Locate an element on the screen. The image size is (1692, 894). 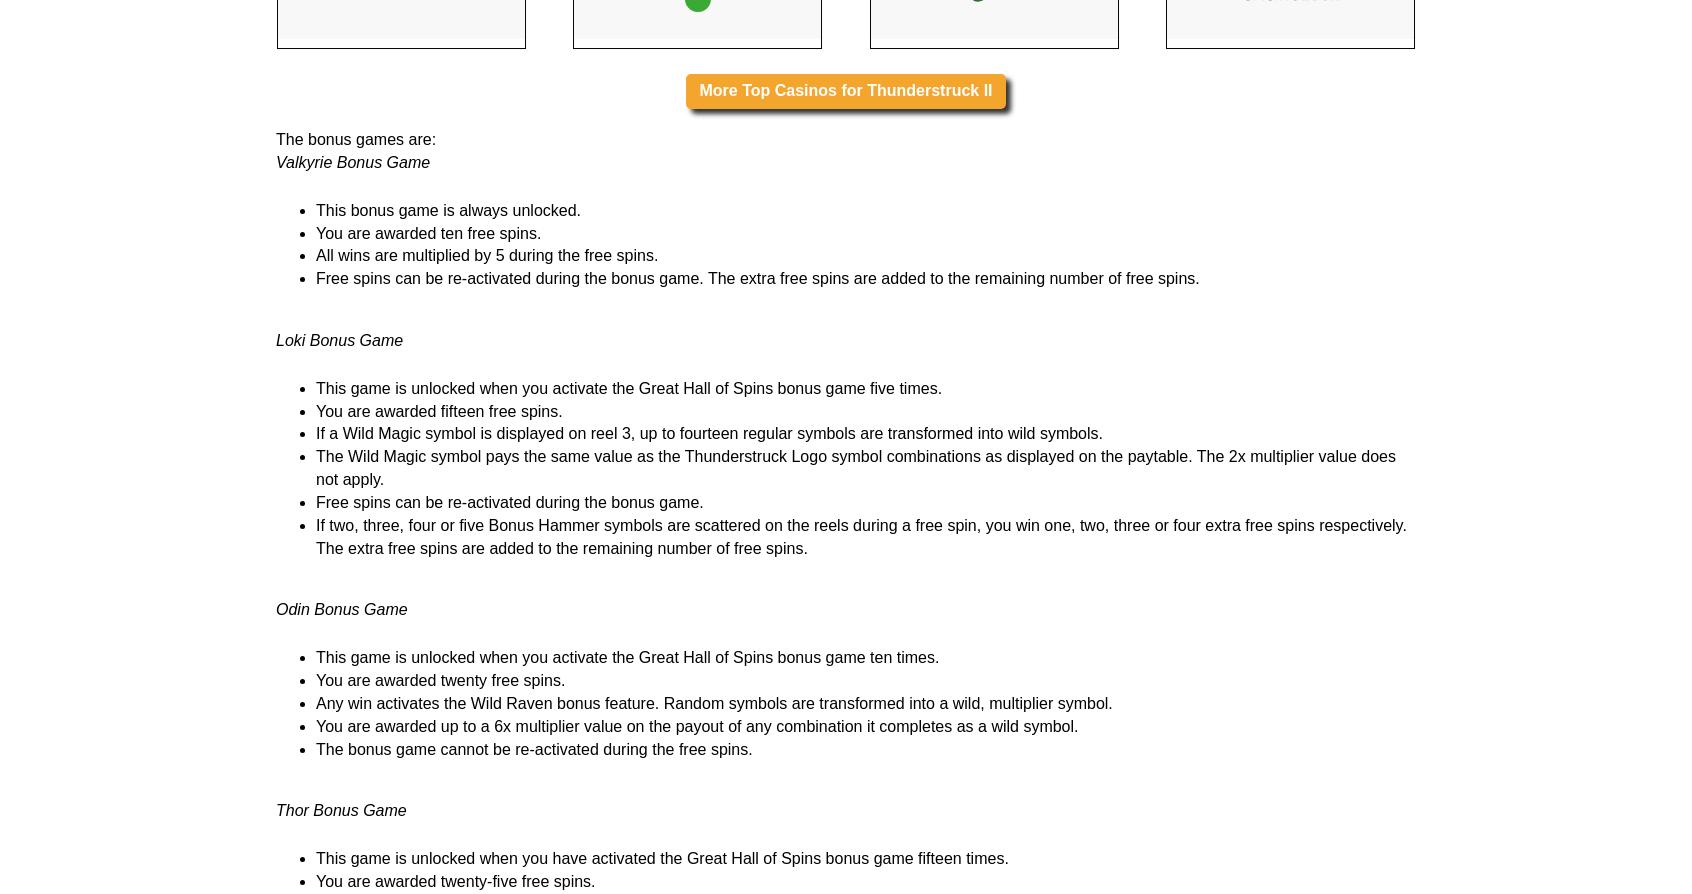
'You are awarded ten free spins.' is located at coordinates (427, 483).